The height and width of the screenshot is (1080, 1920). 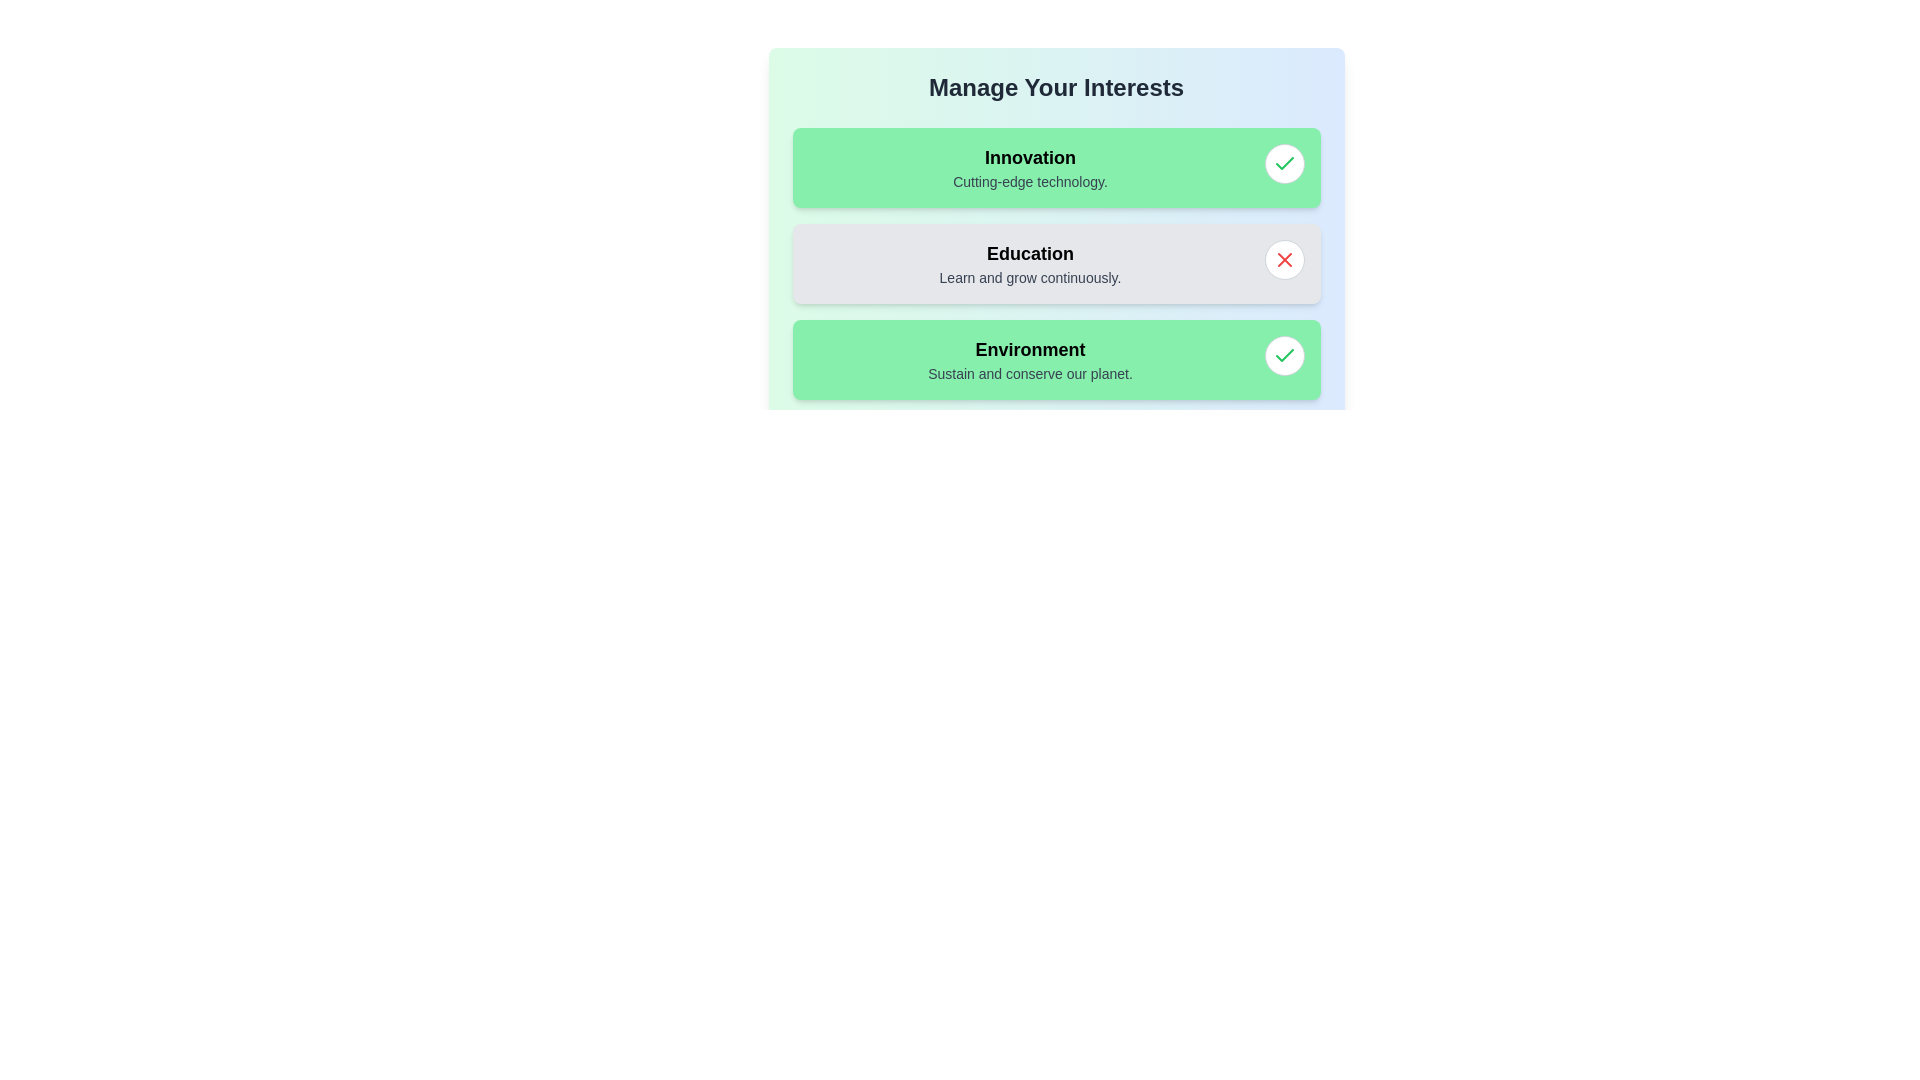 I want to click on the tag labeled 'Innovation' to view its description, so click(x=1030, y=167).